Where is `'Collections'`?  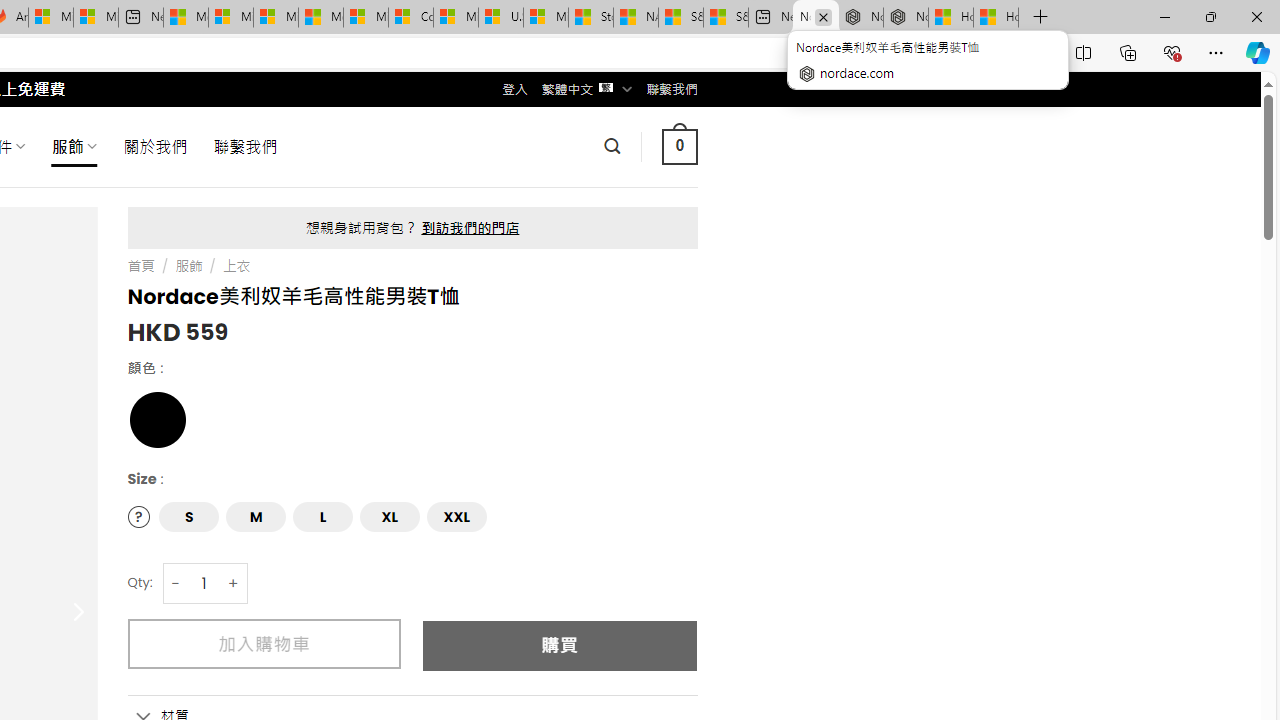
'Collections' is located at coordinates (1128, 51).